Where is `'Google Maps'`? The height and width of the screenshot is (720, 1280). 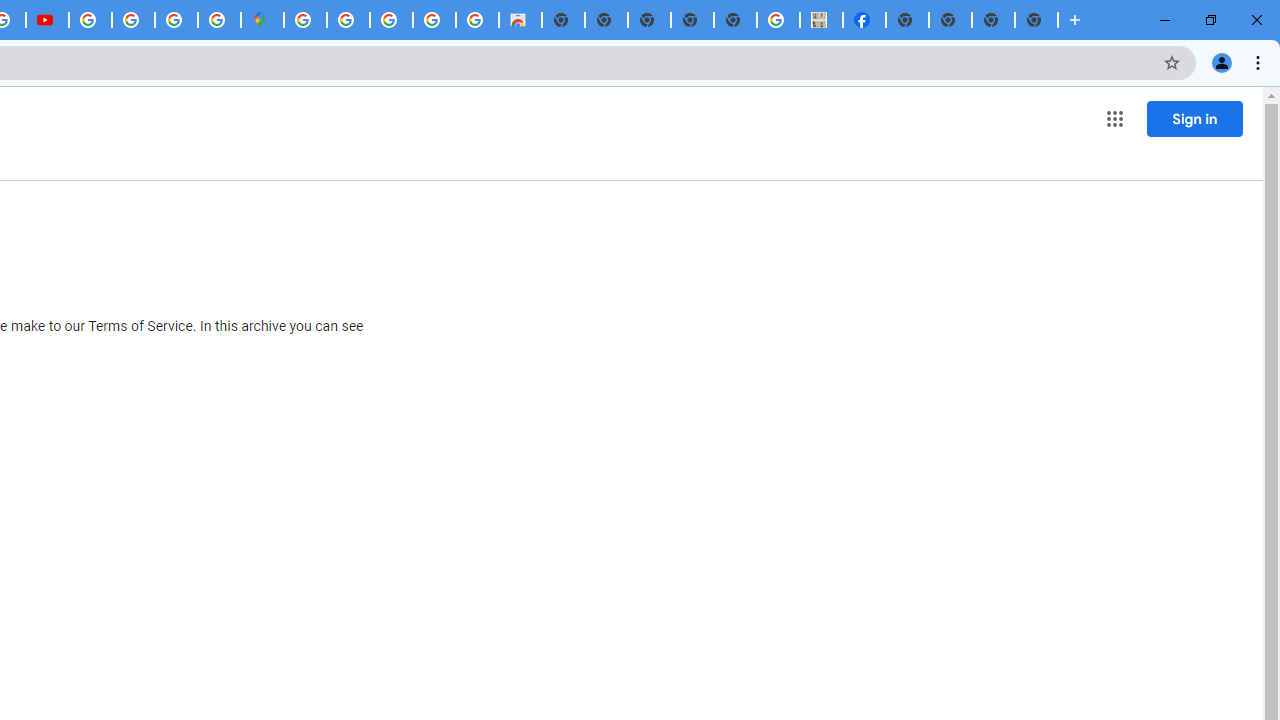 'Google Maps' is located at coordinates (261, 20).